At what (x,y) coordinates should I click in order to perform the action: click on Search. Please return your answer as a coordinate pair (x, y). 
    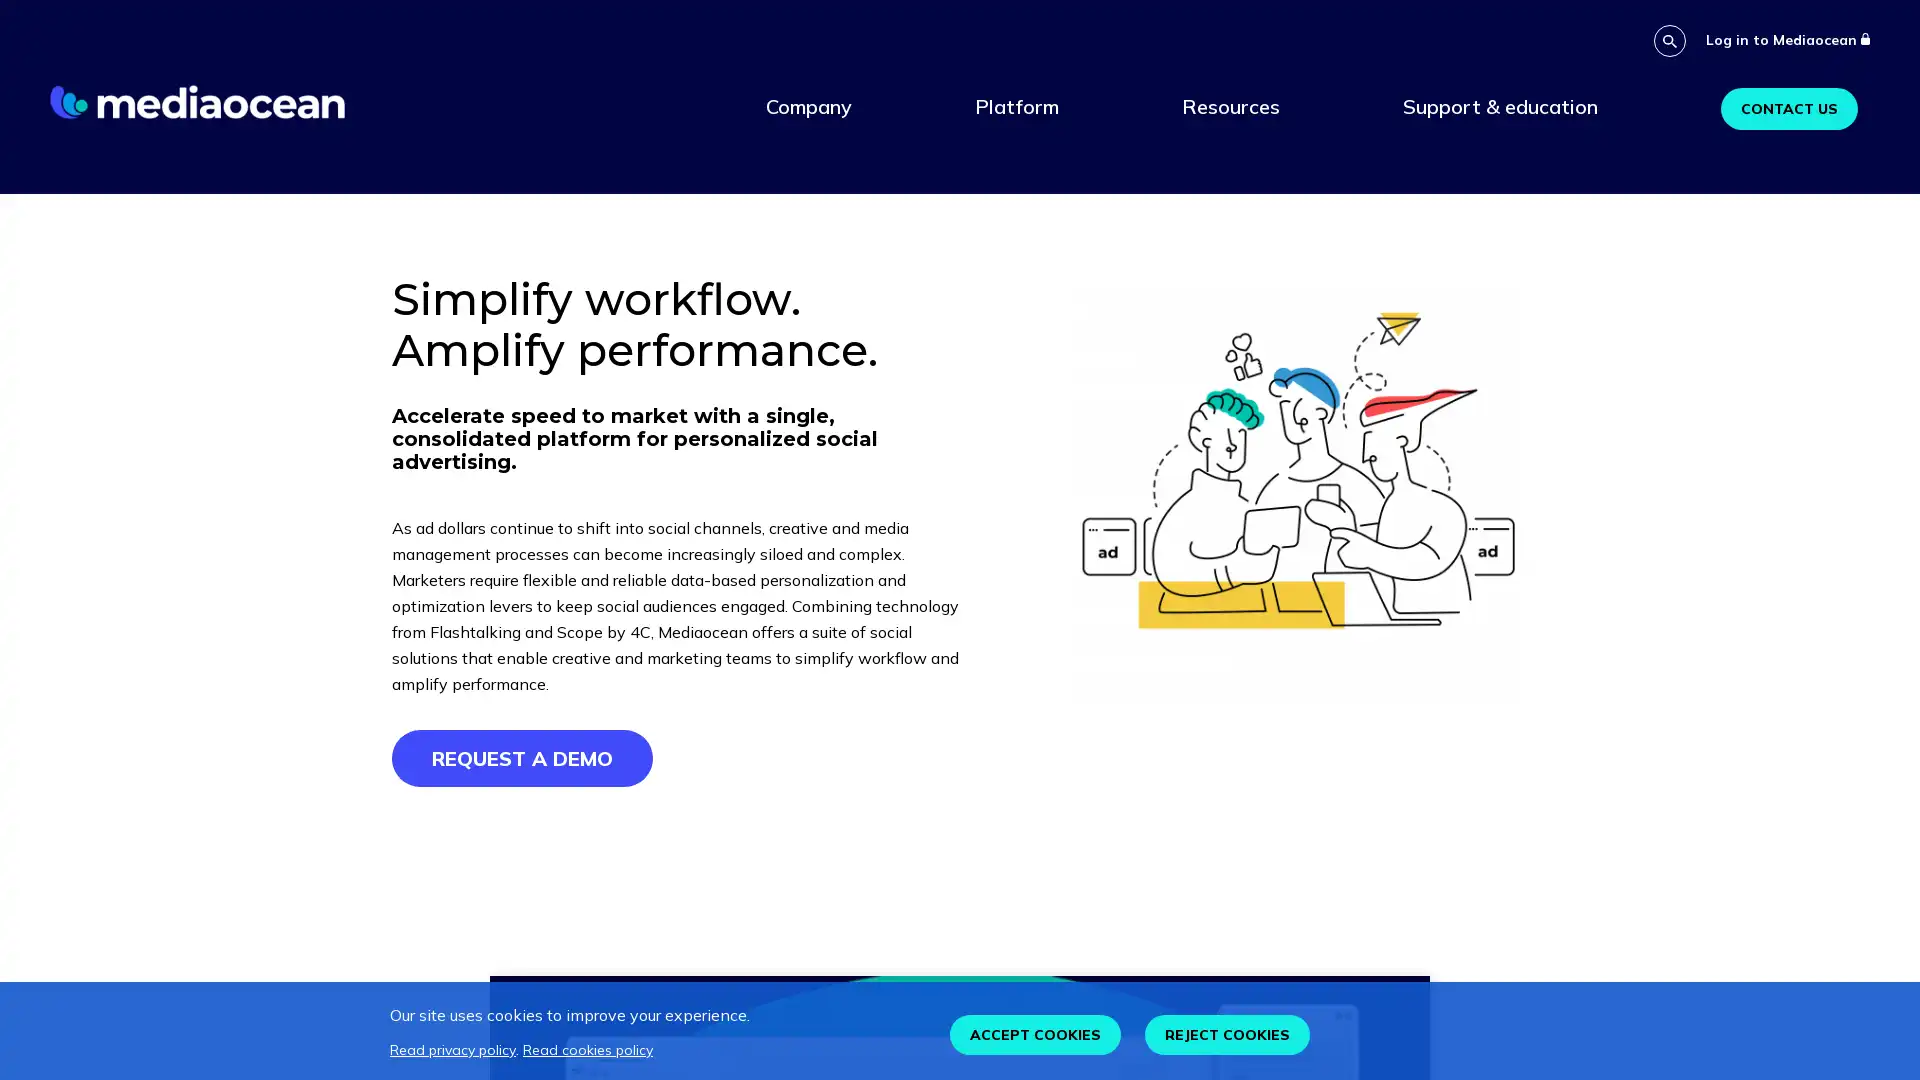
    Looking at the image, I should click on (1669, 42).